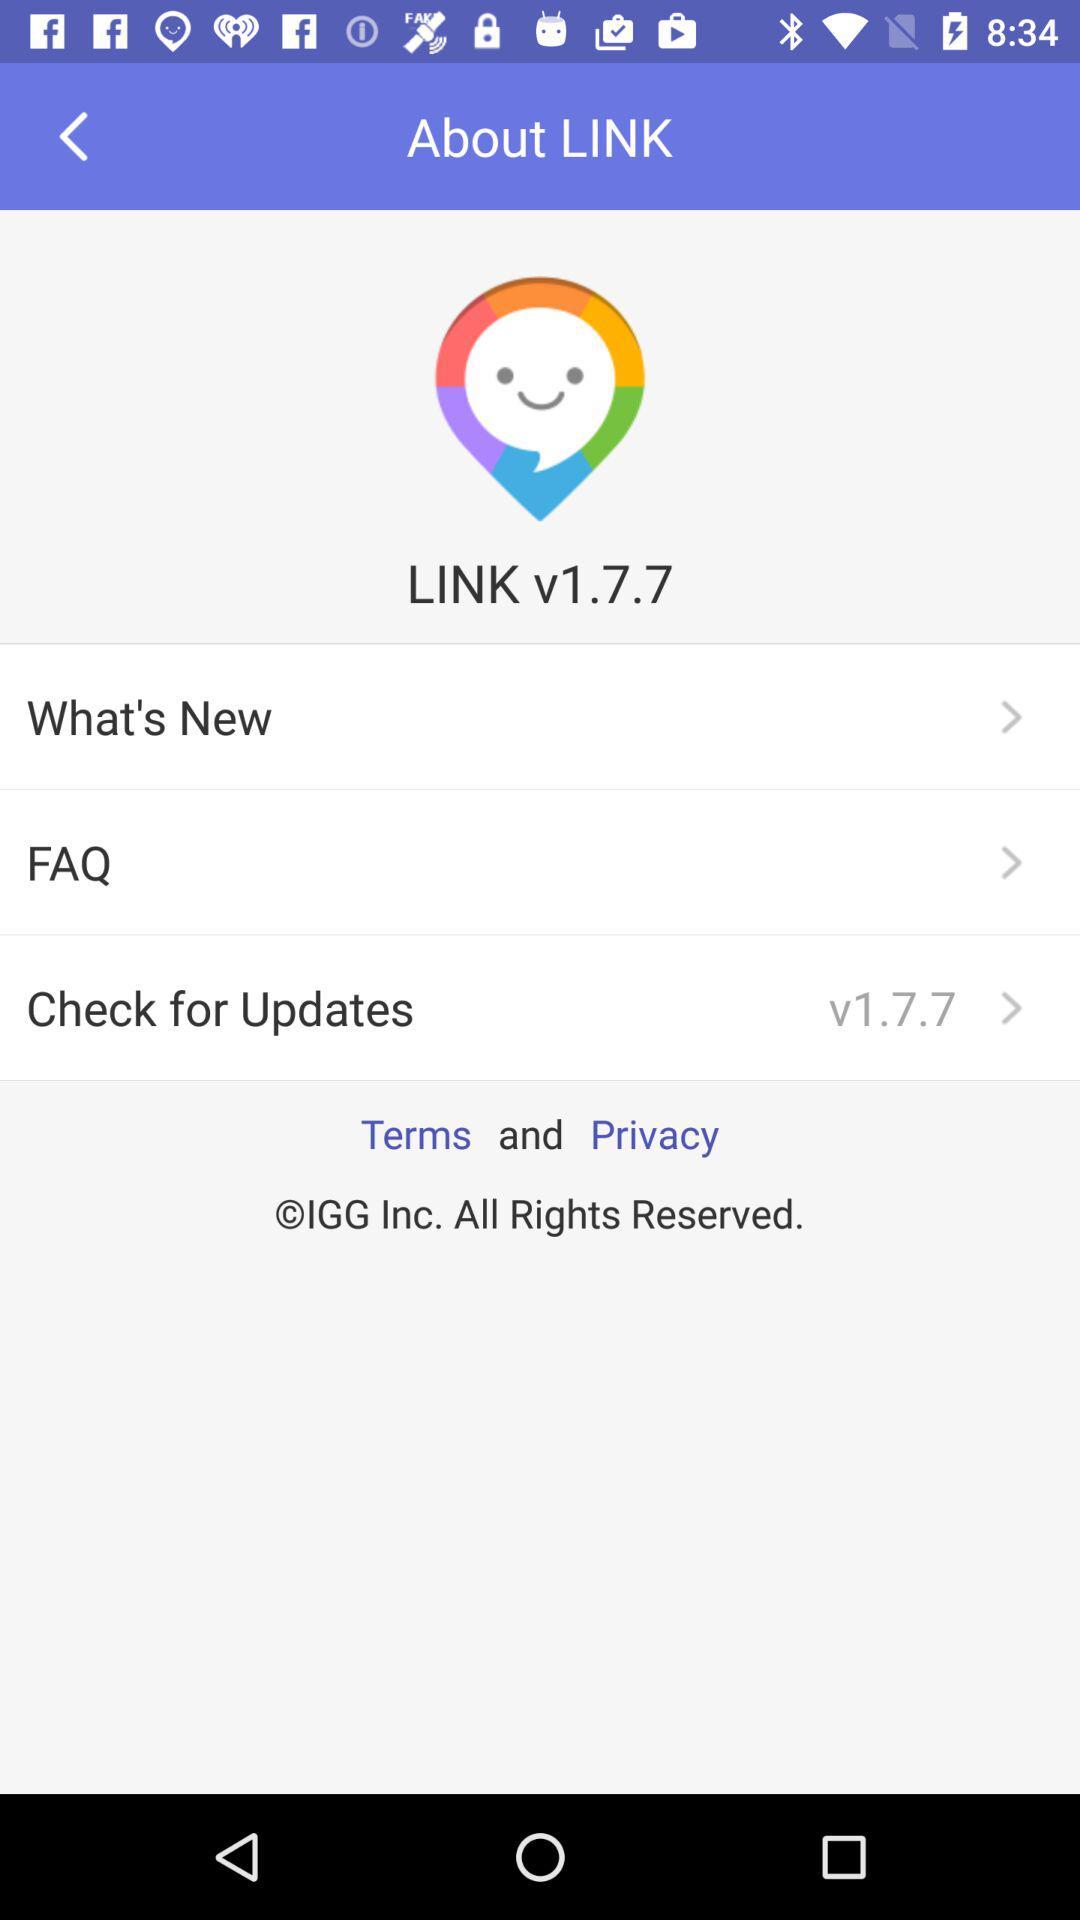 The image size is (1080, 1920). Describe the element at coordinates (415, 1133) in the screenshot. I see `item above the igg inc all` at that location.